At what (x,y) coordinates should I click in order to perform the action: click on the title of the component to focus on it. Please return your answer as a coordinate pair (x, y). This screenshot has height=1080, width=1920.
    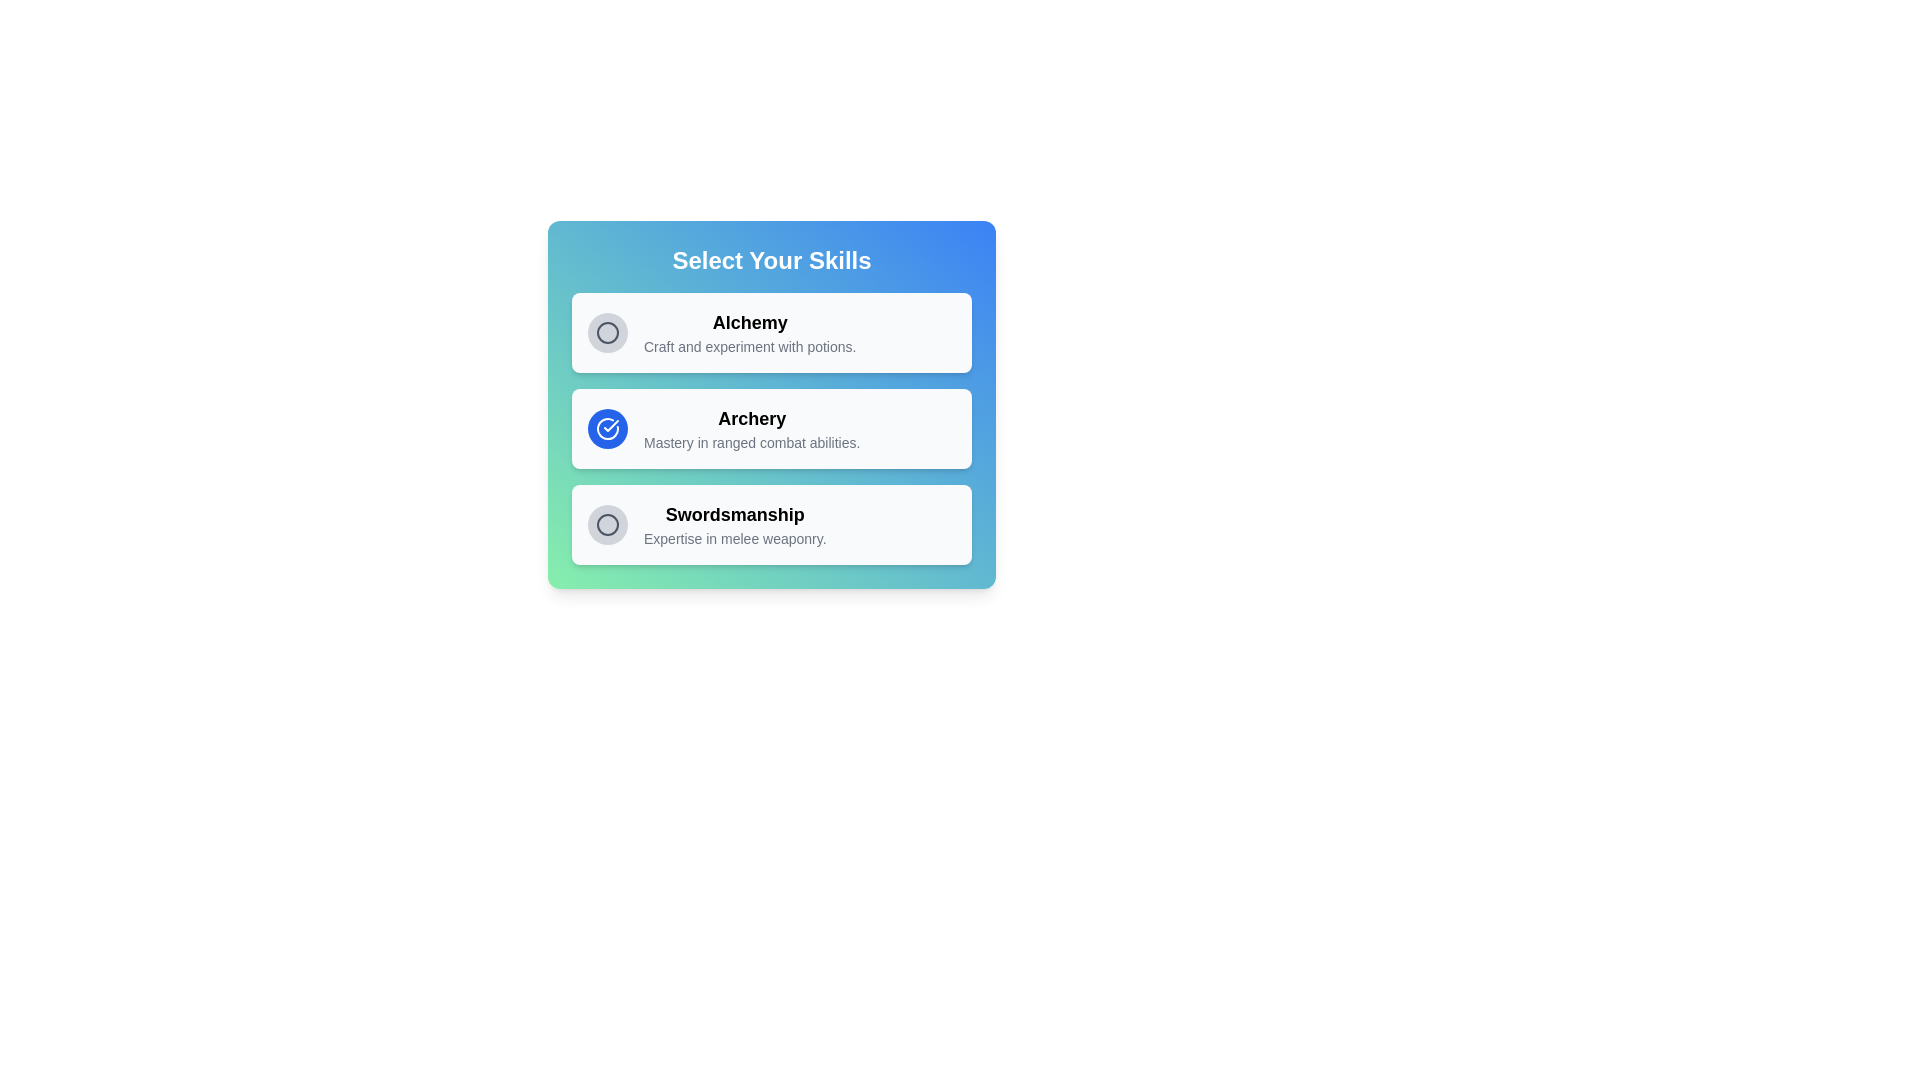
    Looking at the image, I should click on (771, 260).